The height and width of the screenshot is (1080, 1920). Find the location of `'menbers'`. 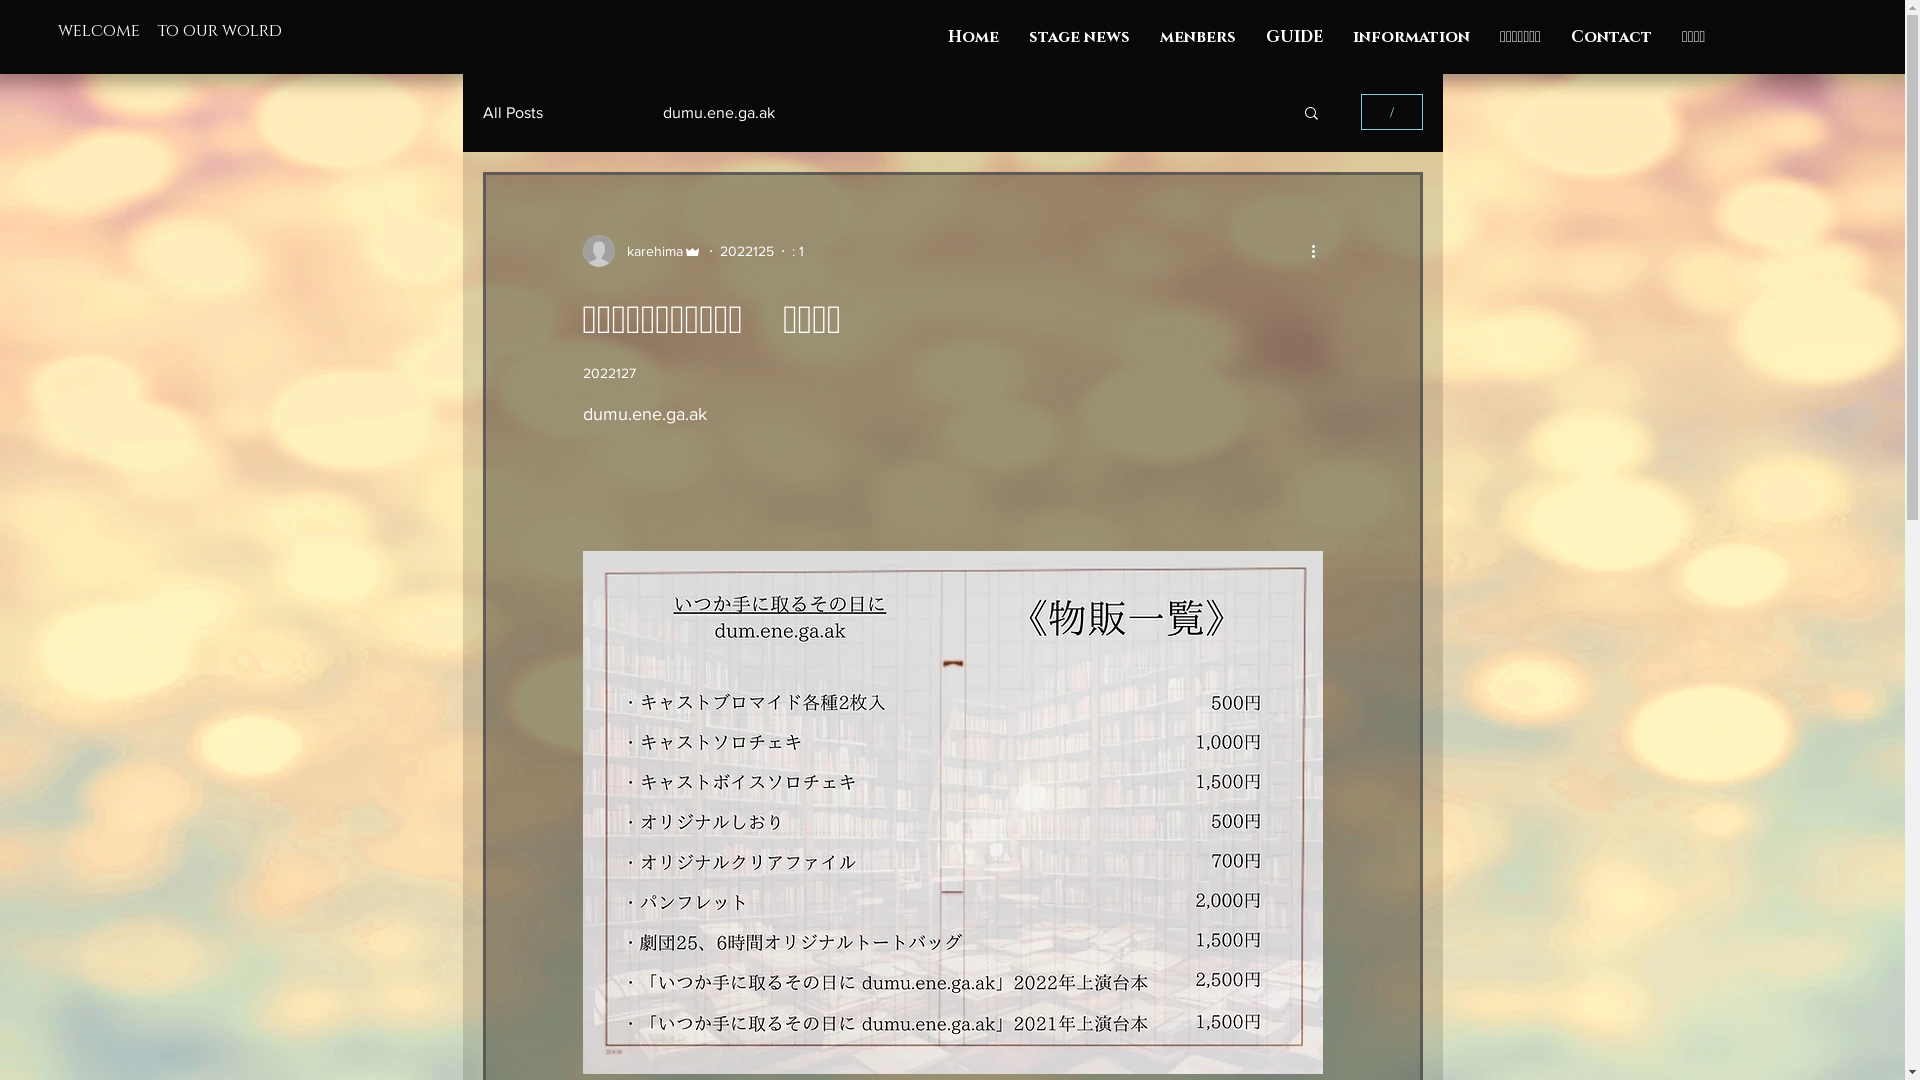

'menbers' is located at coordinates (1198, 37).